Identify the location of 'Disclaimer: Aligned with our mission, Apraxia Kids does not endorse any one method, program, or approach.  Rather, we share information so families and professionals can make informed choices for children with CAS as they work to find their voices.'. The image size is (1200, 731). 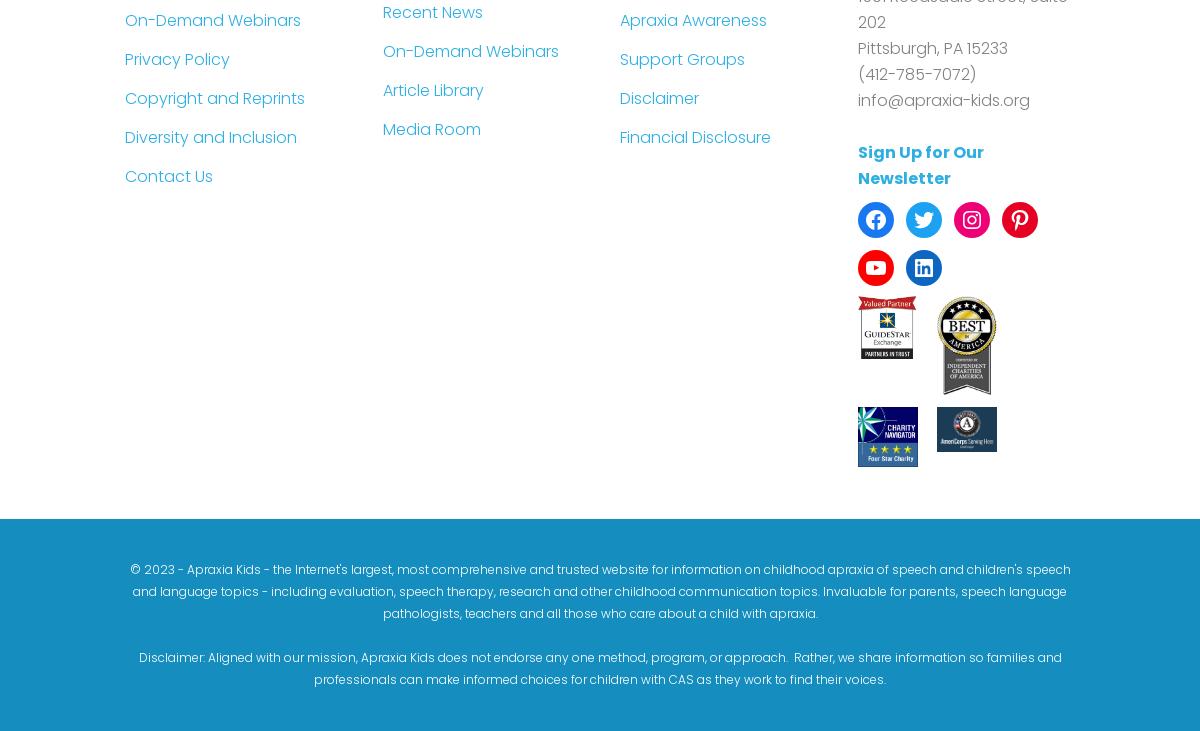
(138, 668).